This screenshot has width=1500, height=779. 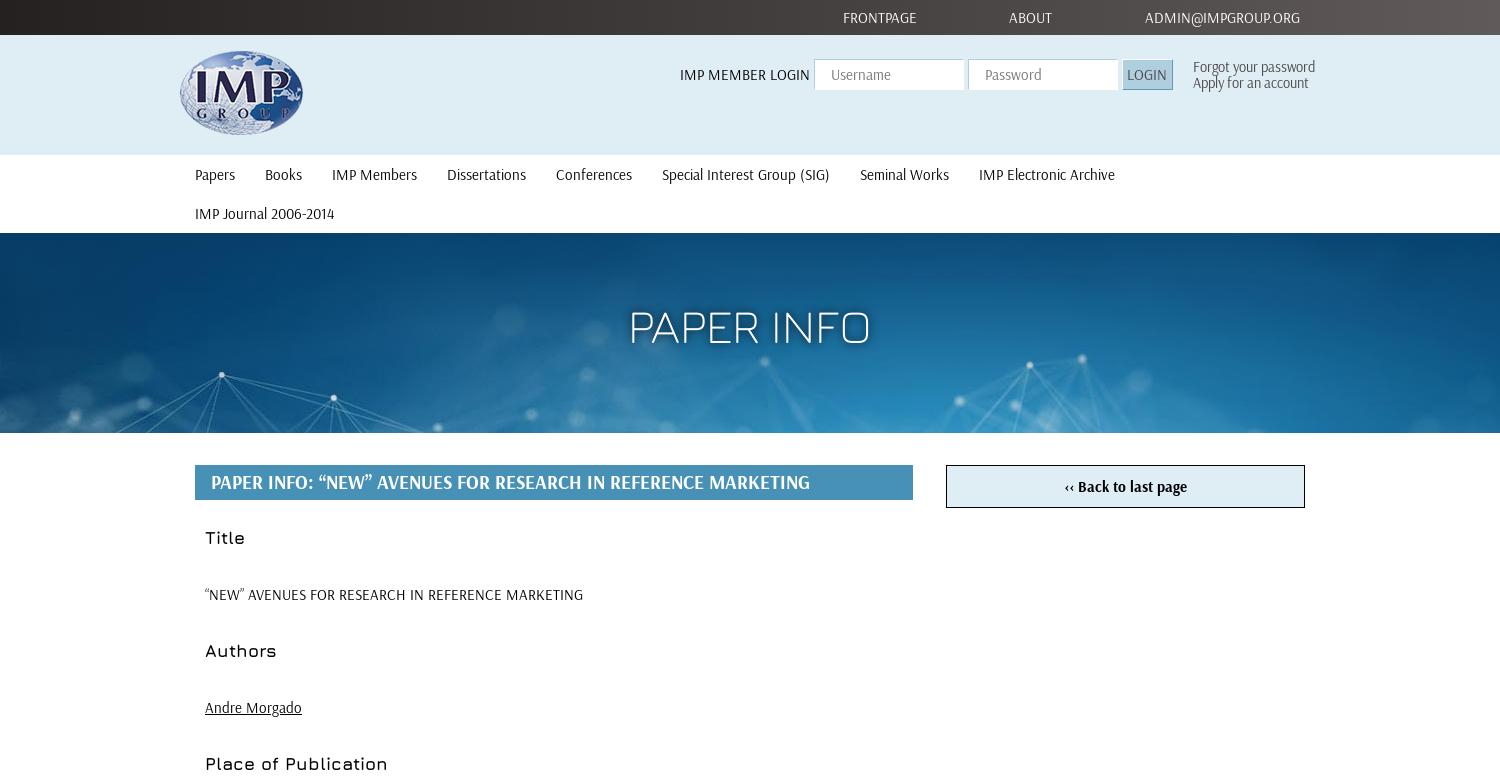 What do you see at coordinates (1254, 66) in the screenshot?
I see `'Forgot your password'` at bounding box center [1254, 66].